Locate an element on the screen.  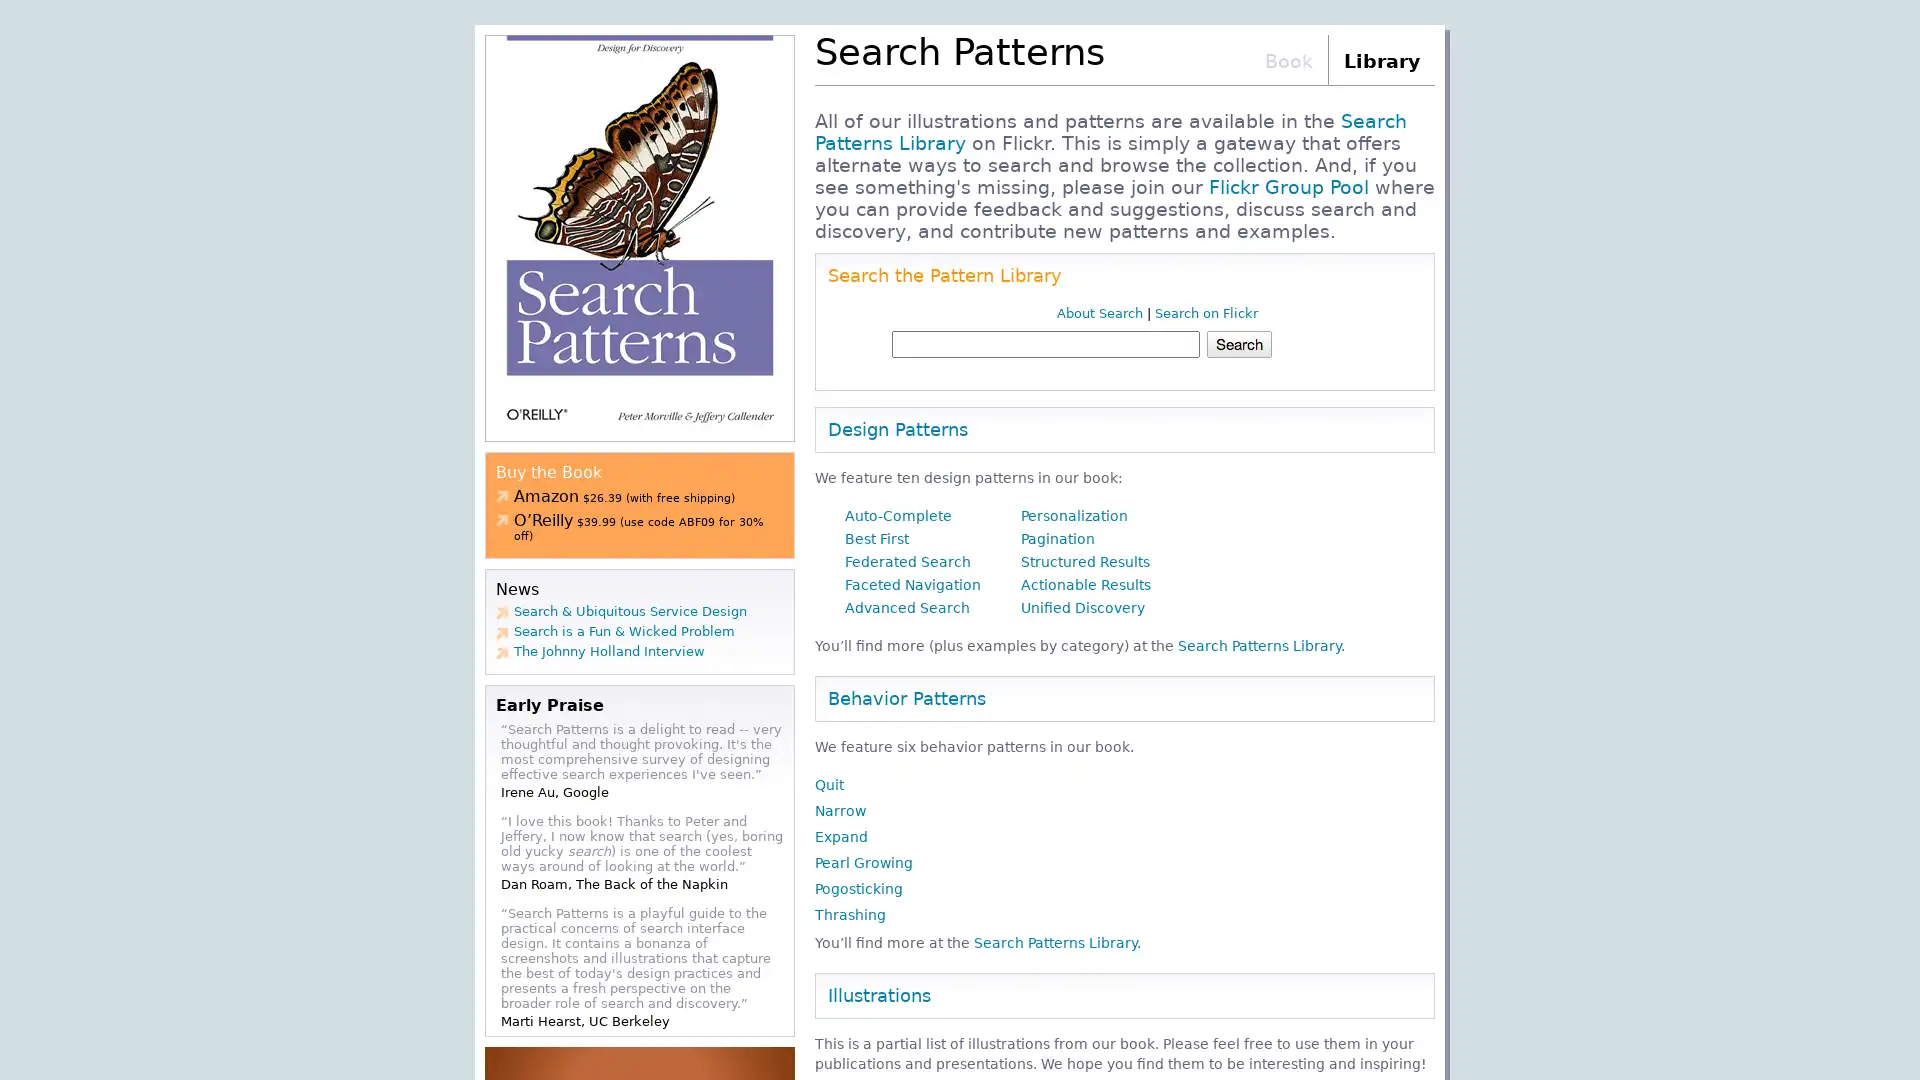
SUBMIT is located at coordinates (1314, 343).